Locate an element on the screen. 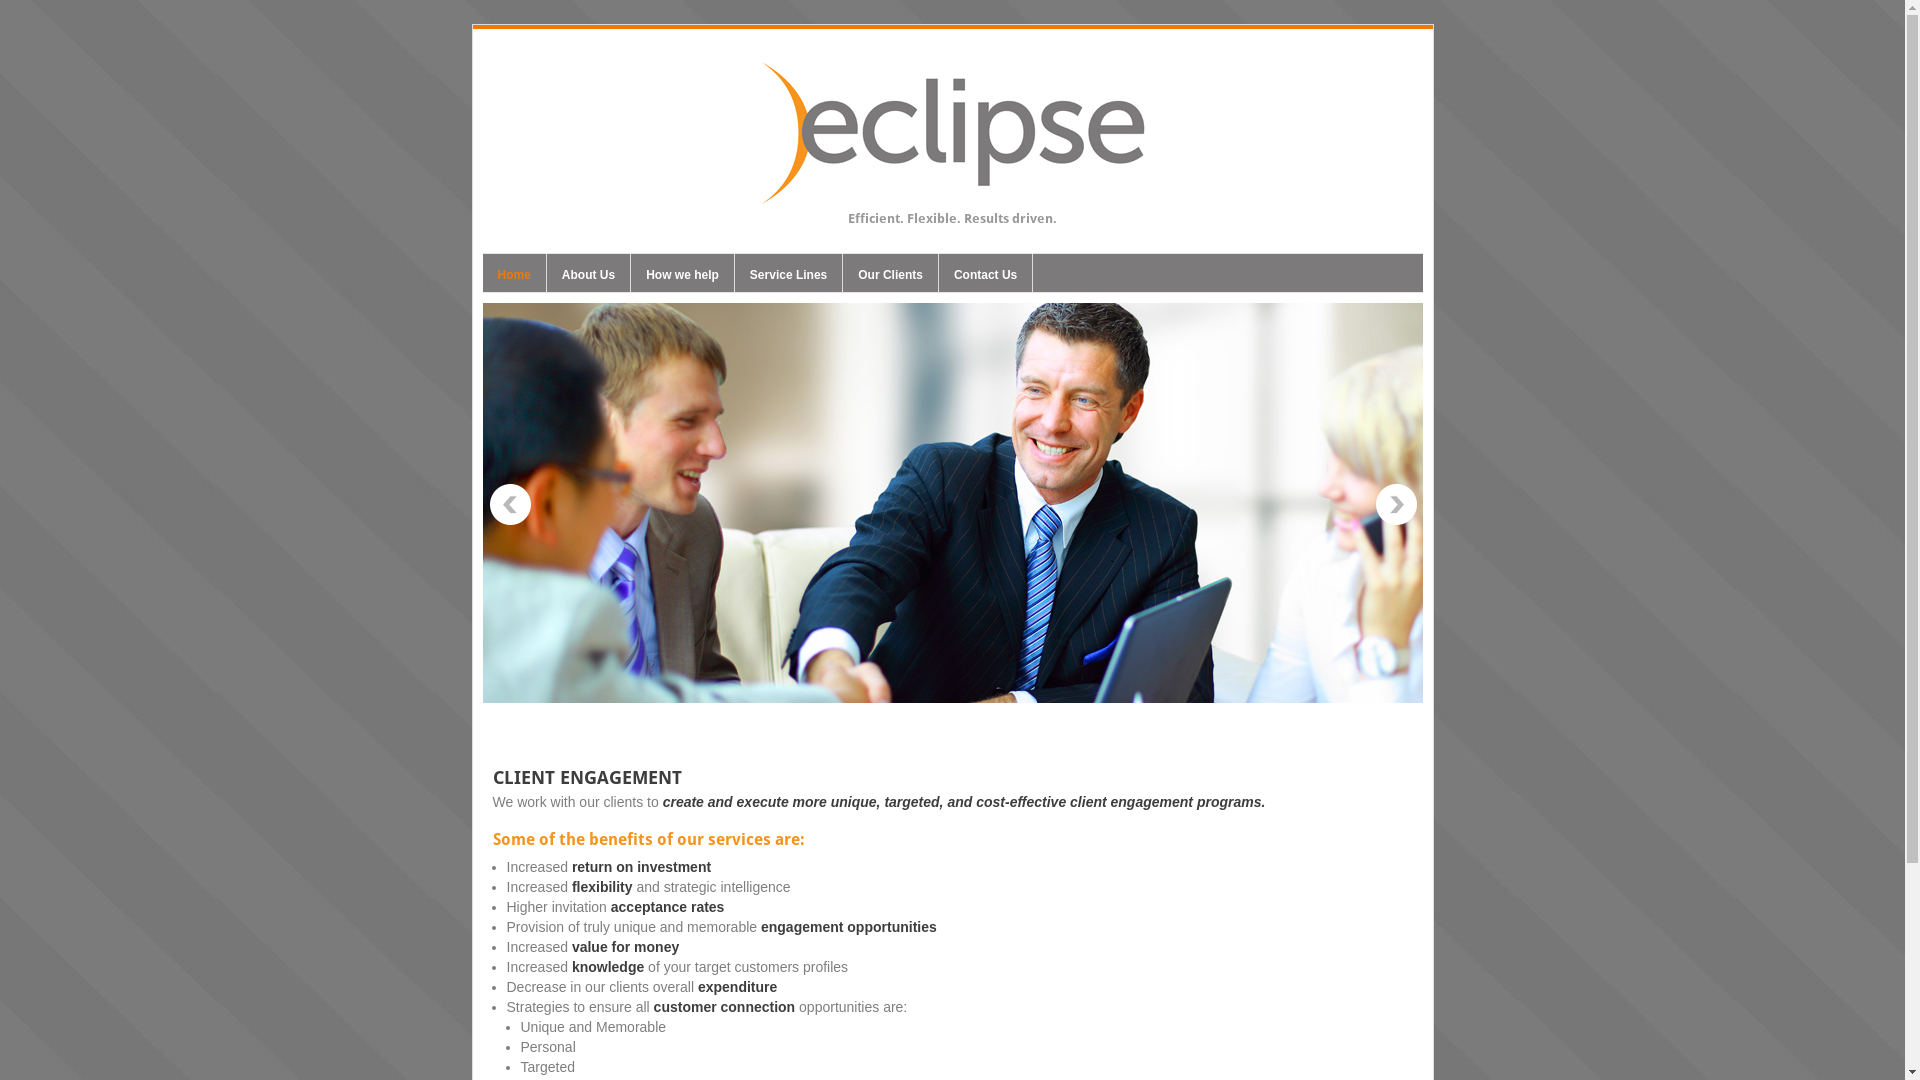 Image resolution: width=1920 pixels, height=1080 pixels. 'Contact Us' is located at coordinates (985, 277).